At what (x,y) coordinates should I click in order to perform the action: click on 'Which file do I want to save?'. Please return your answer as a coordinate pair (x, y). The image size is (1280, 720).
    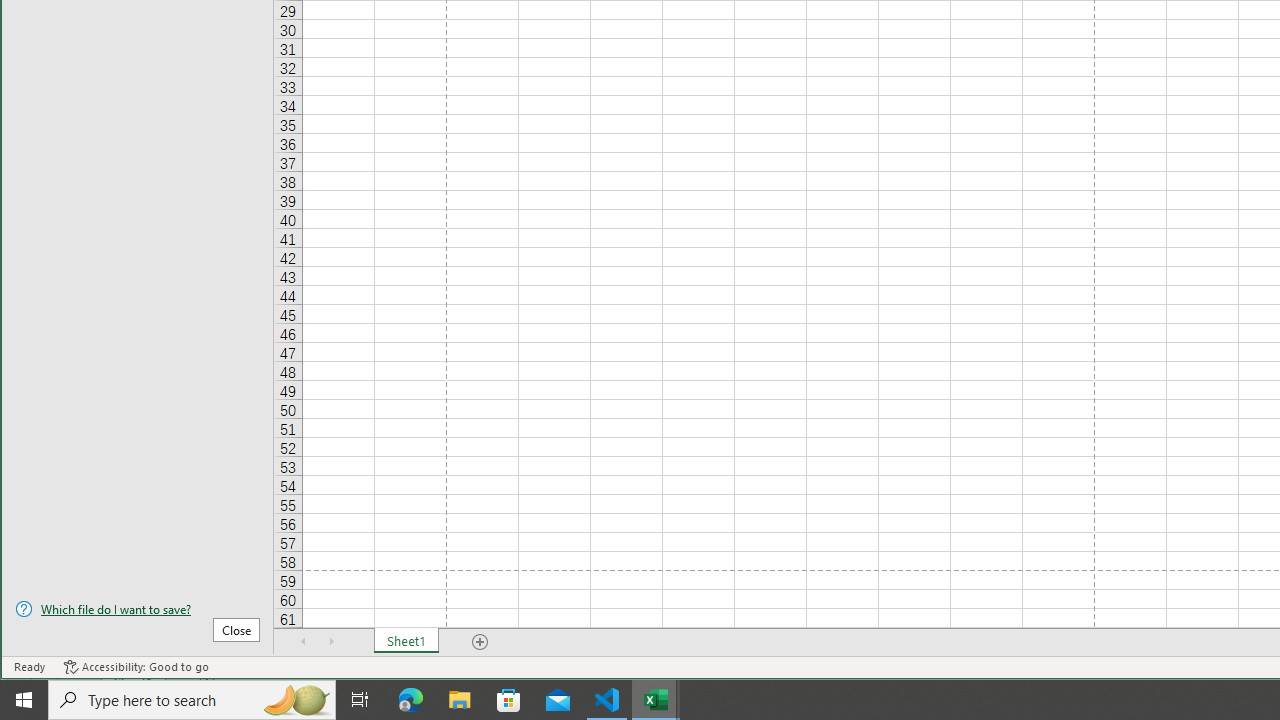
    Looking at the image, I should click on (136, 608).